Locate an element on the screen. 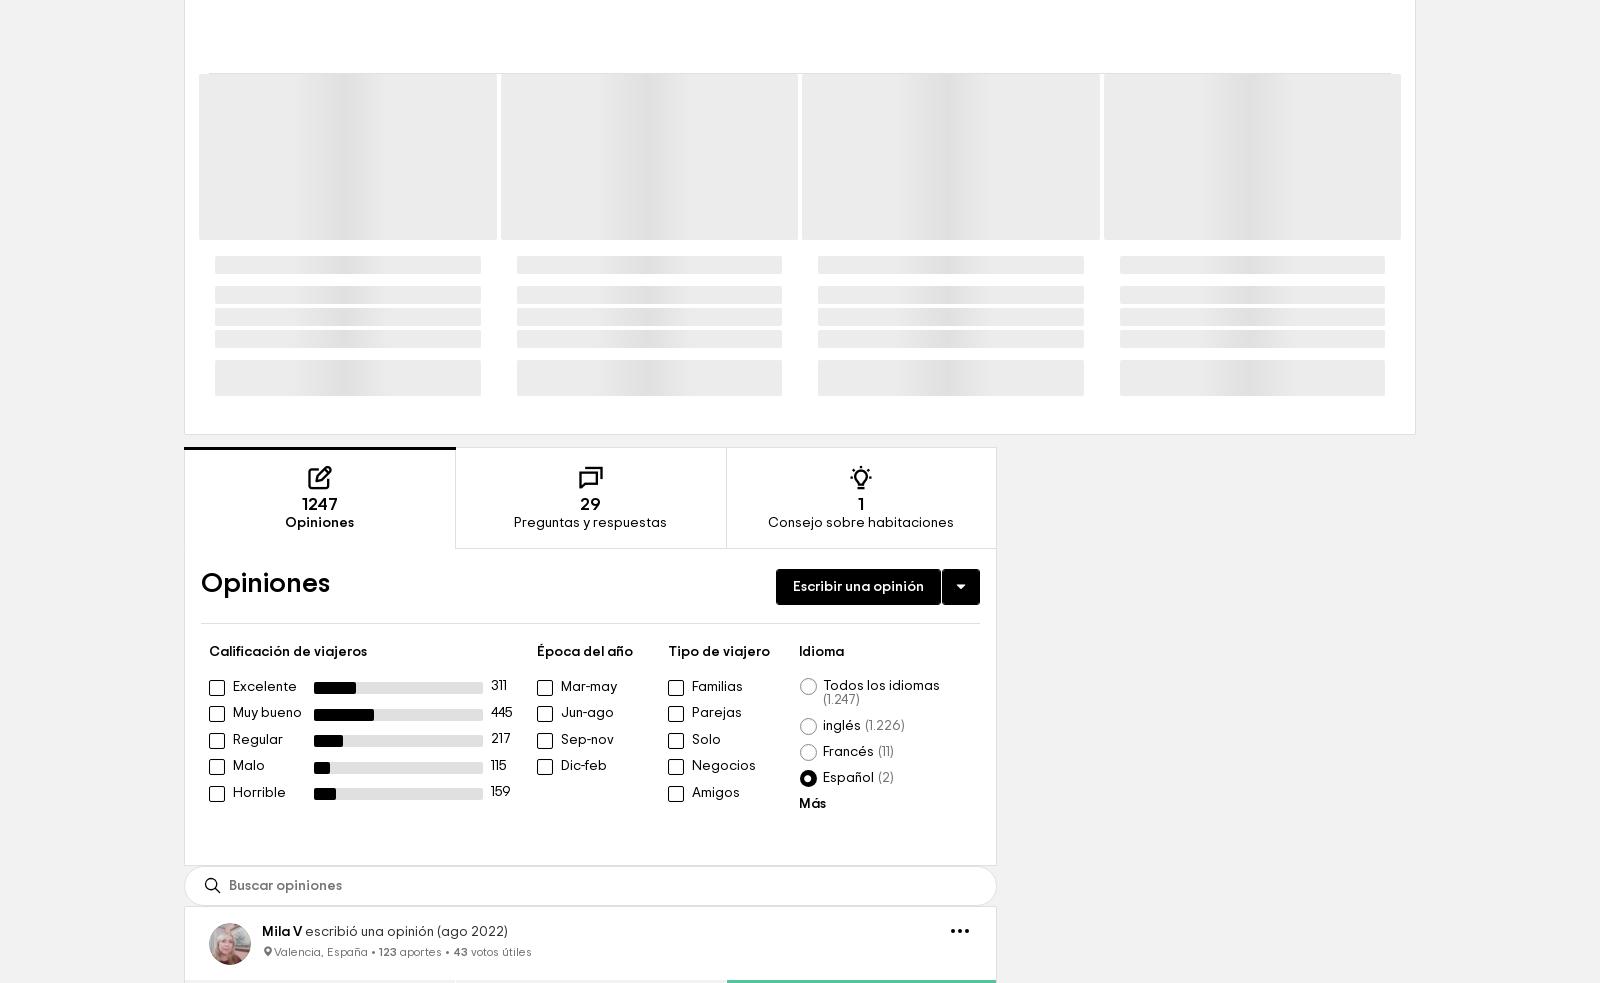 The width and height of the screenshot is (1600, 983). '1' is located at coordinates (857, 643).